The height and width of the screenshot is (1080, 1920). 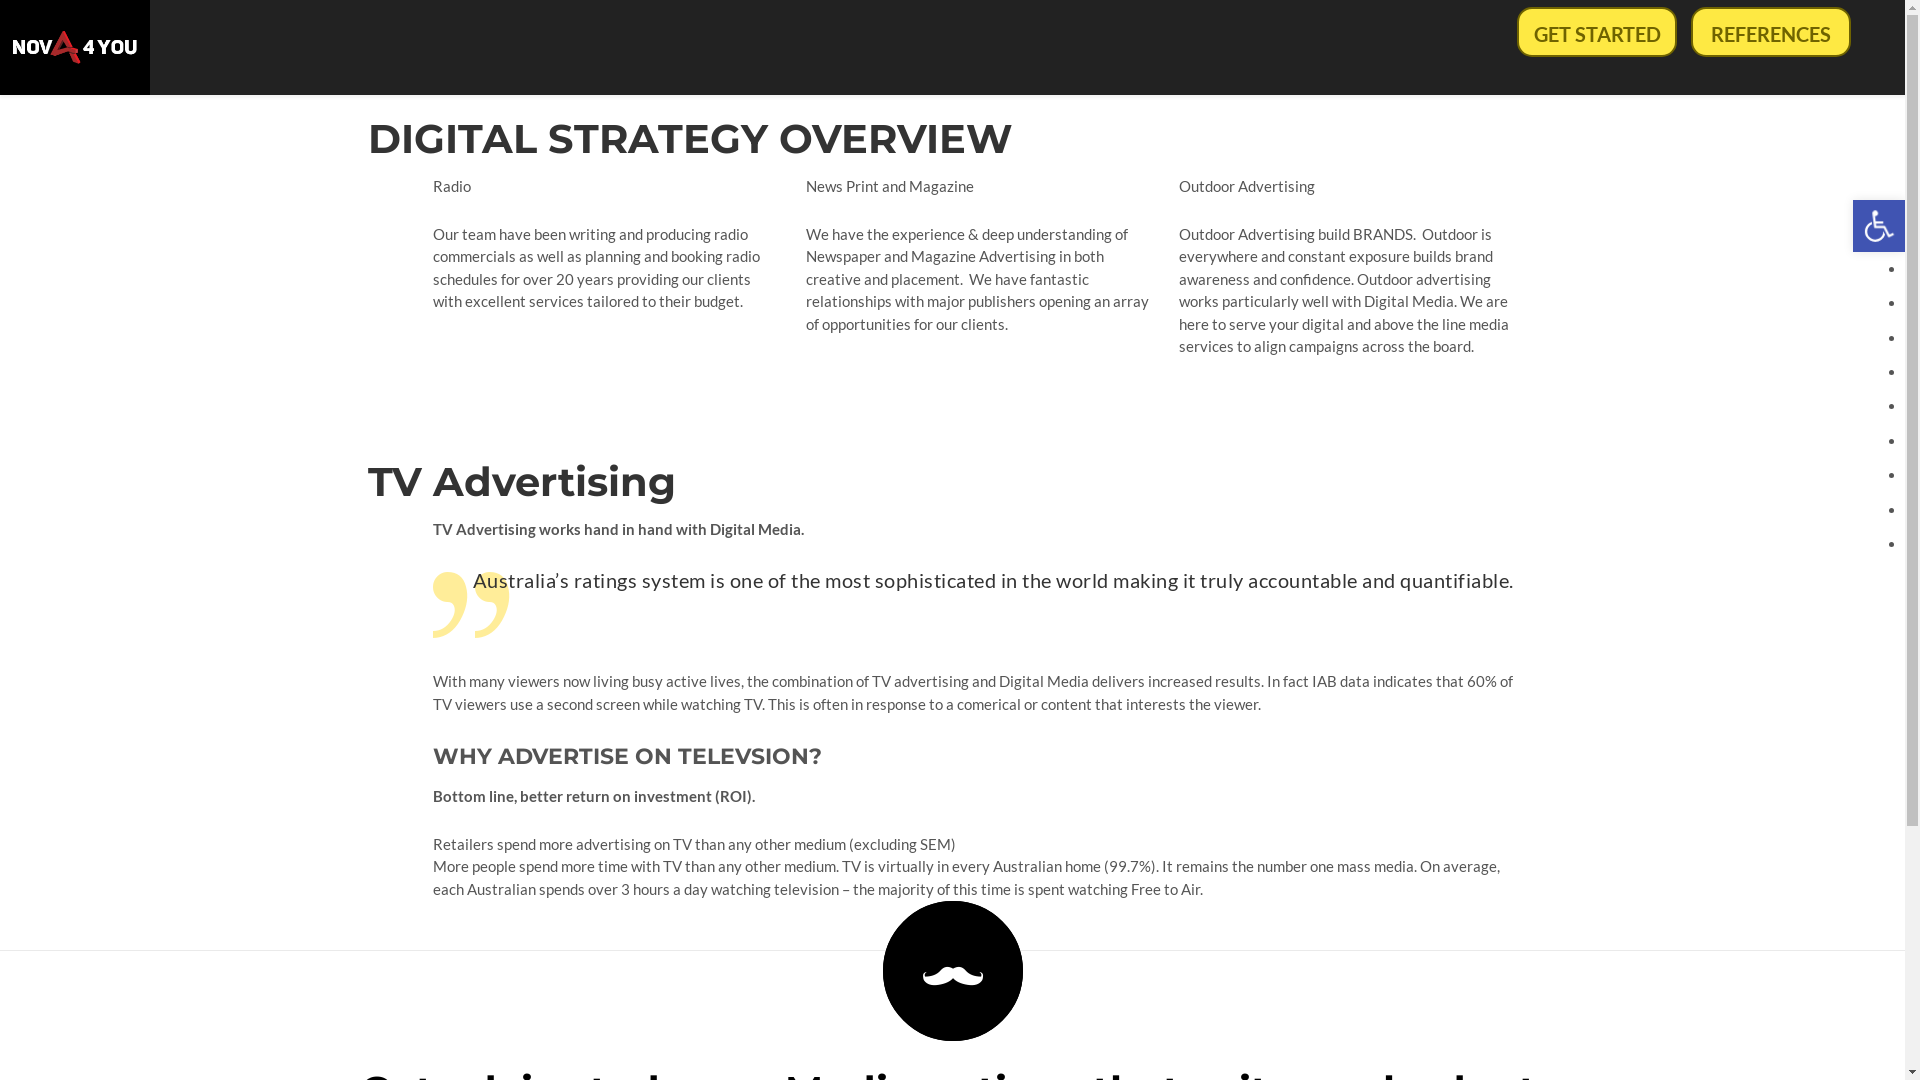 I want to click on 'REFERENCES', so click(x=1771, y=31).